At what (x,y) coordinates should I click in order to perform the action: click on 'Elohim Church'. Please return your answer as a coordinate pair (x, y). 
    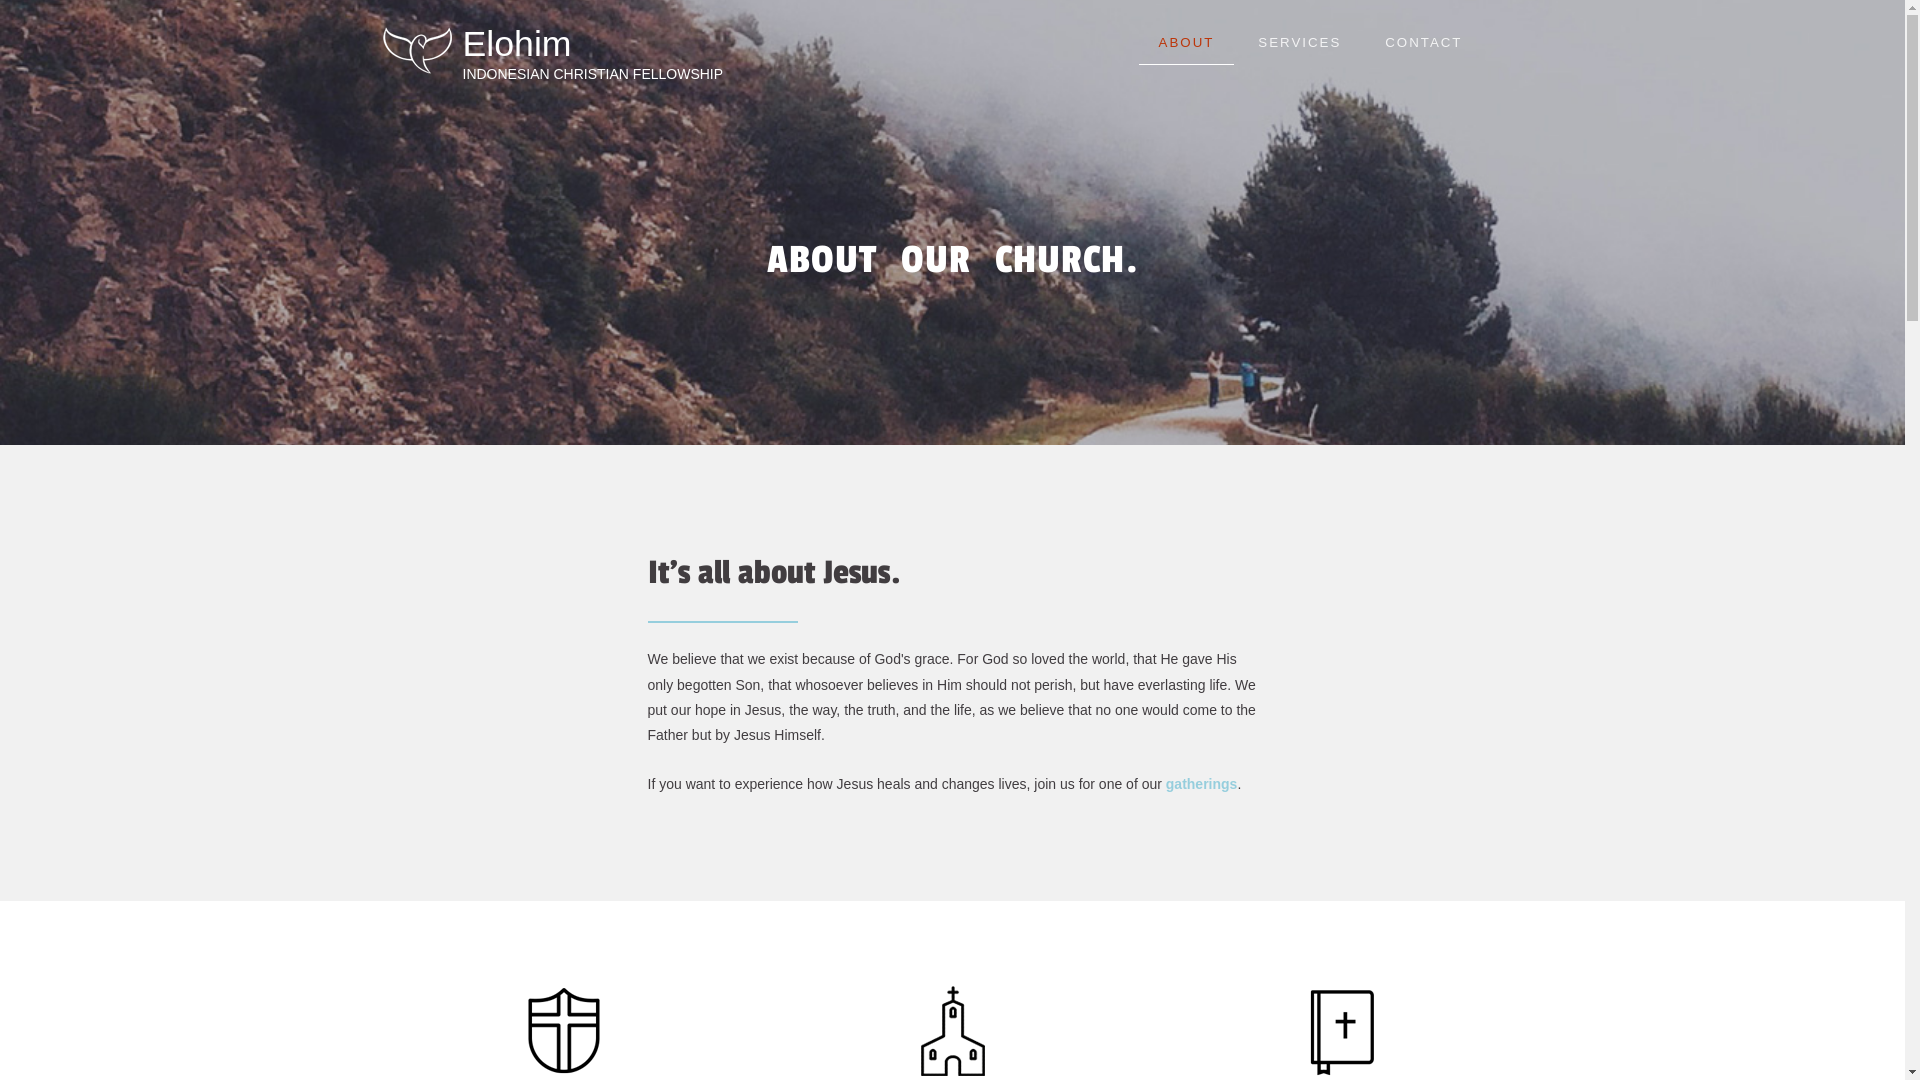
    Looking at the image, I should click on (416, 49).